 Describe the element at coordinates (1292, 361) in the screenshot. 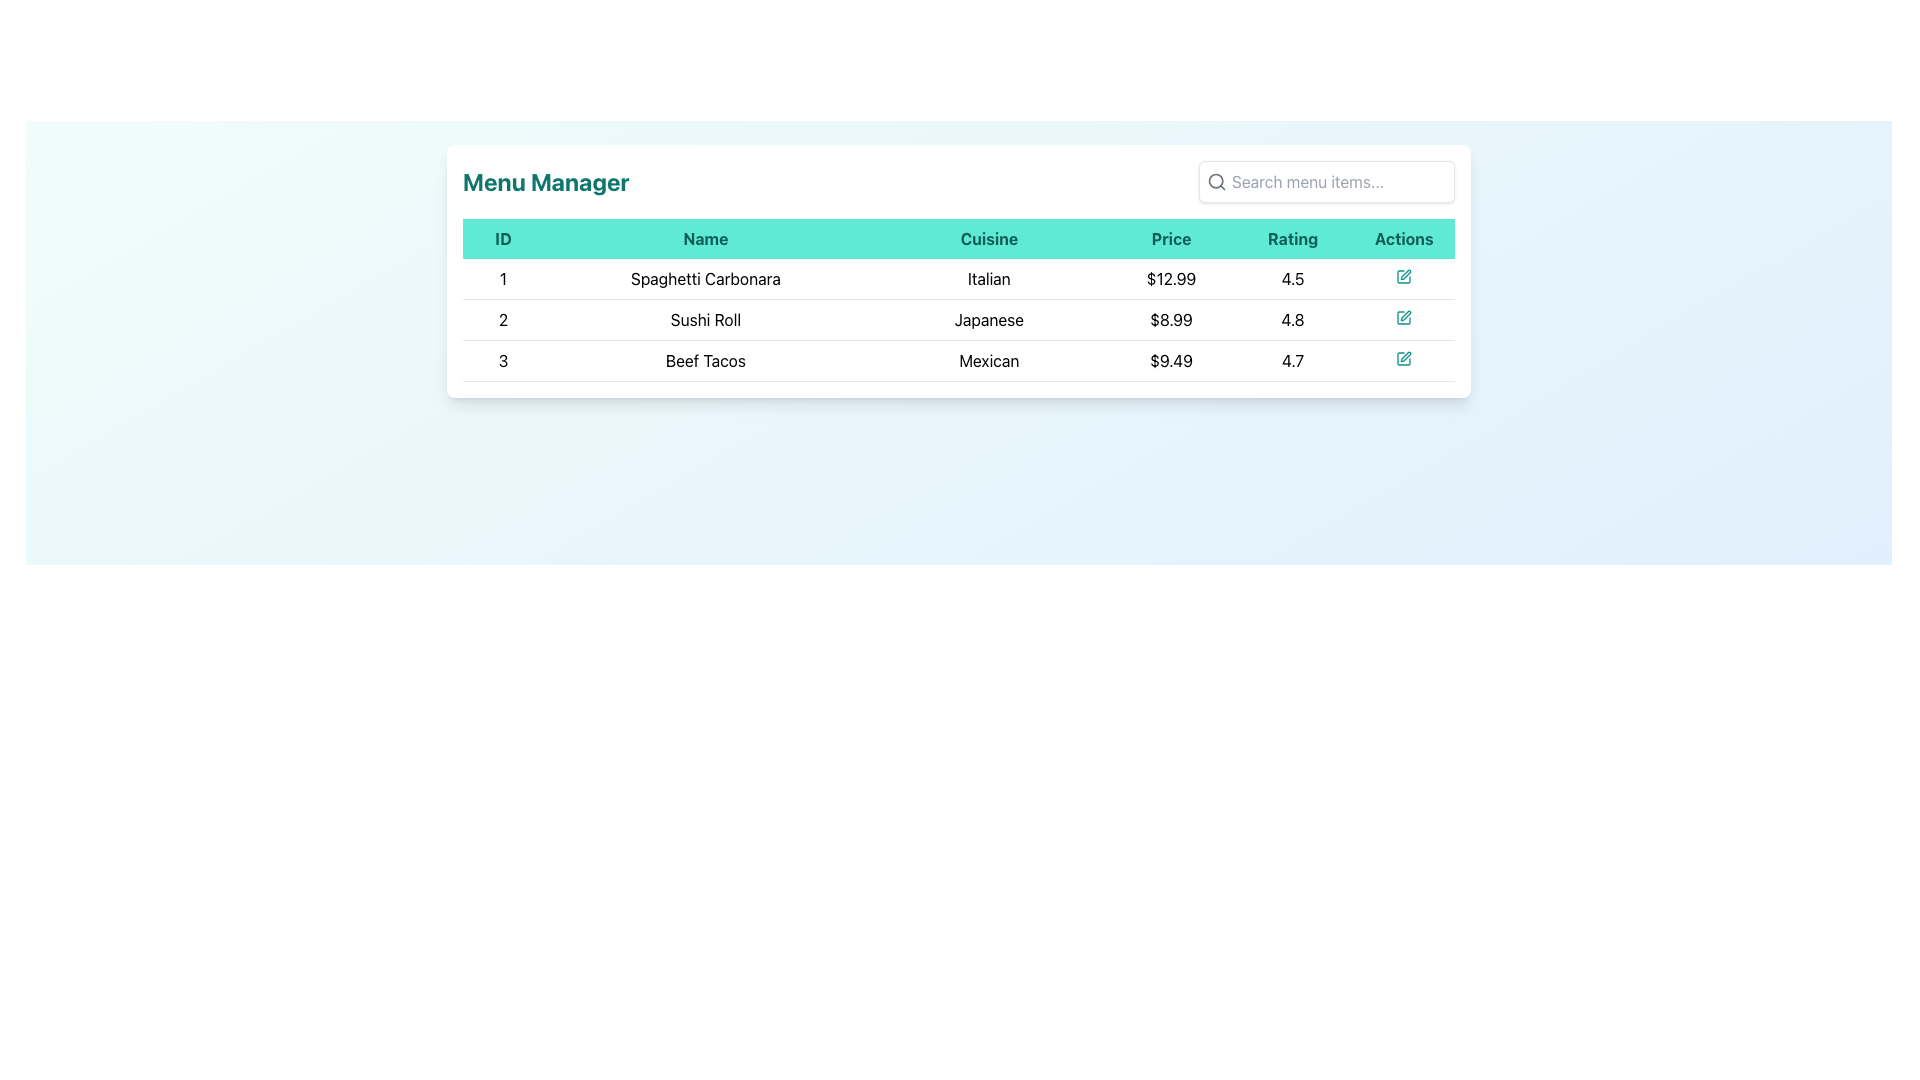

I see `the static text element displaying the rating value '4.7' for 'Beef Tacos' in the 'Rating' column of the table` at that location.